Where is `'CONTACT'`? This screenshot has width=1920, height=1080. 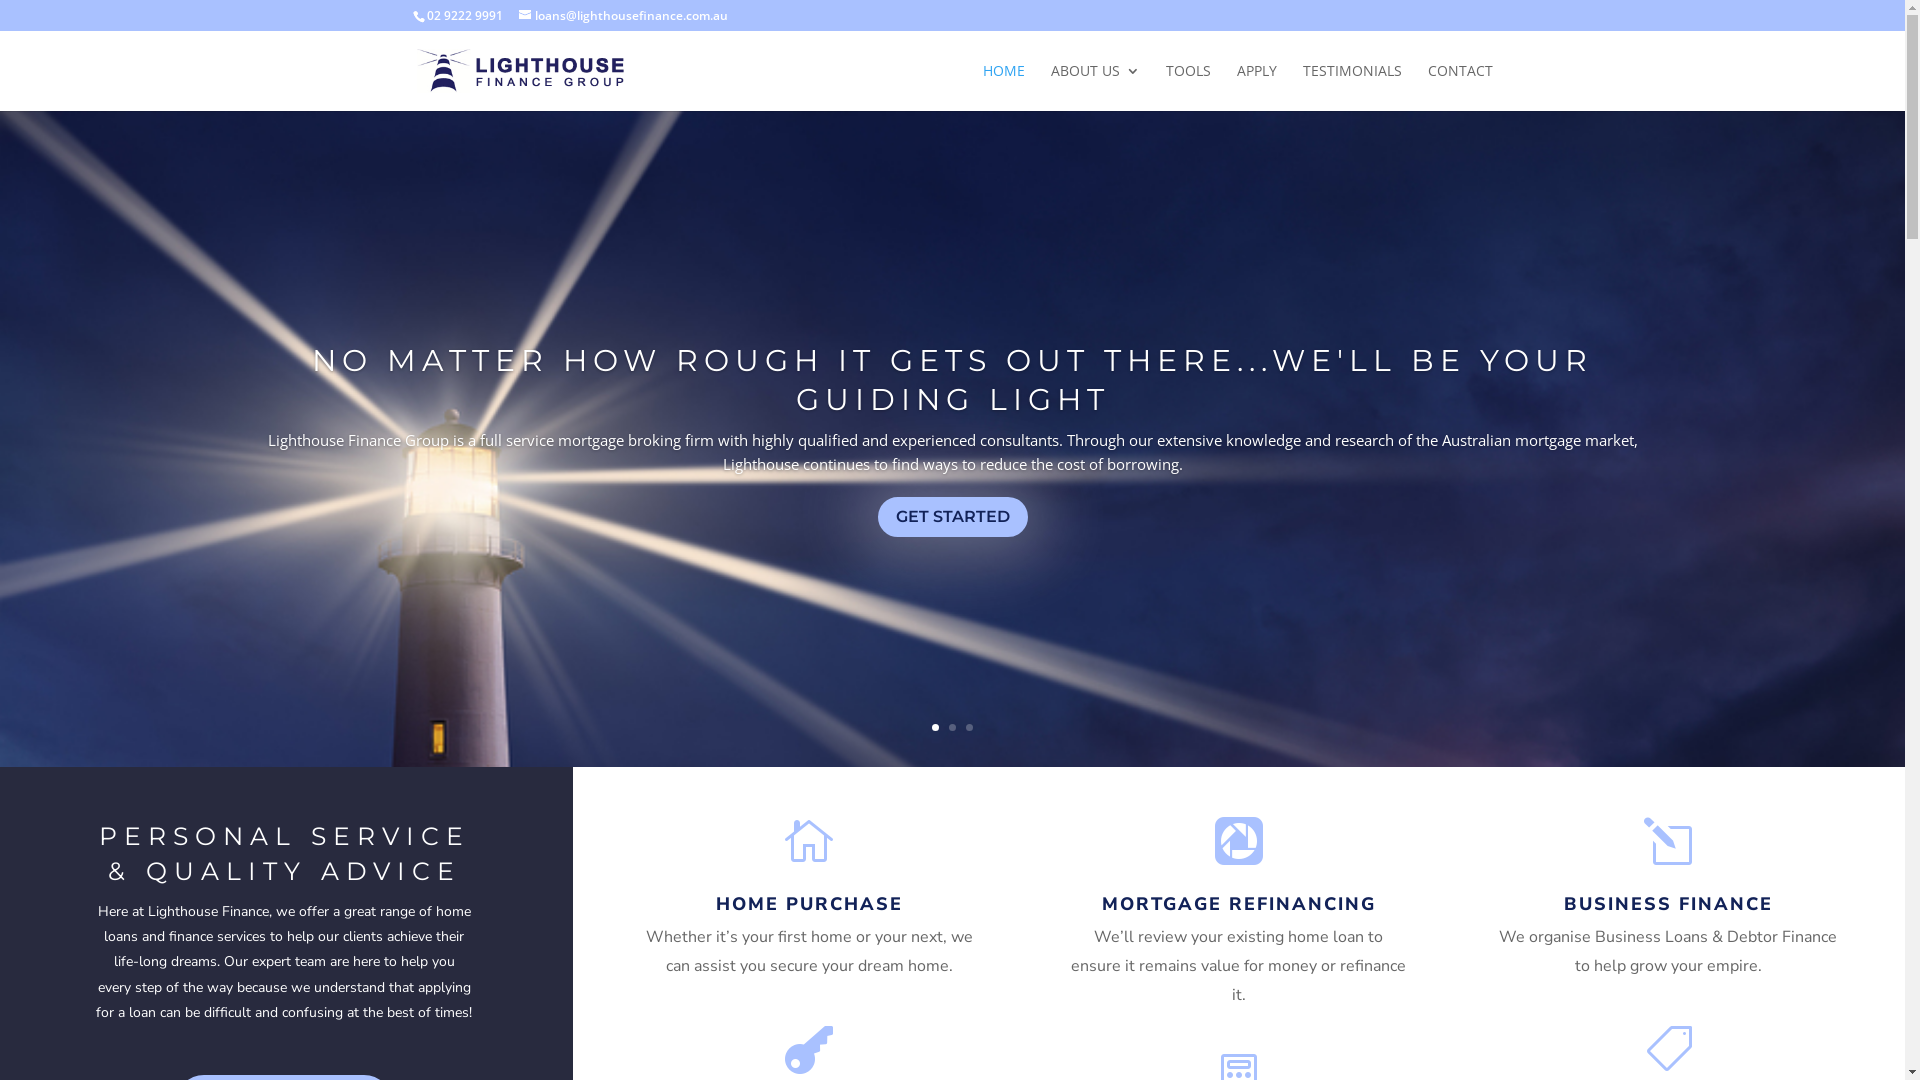 'CONTACT' is located at coordinates (1427, 86).